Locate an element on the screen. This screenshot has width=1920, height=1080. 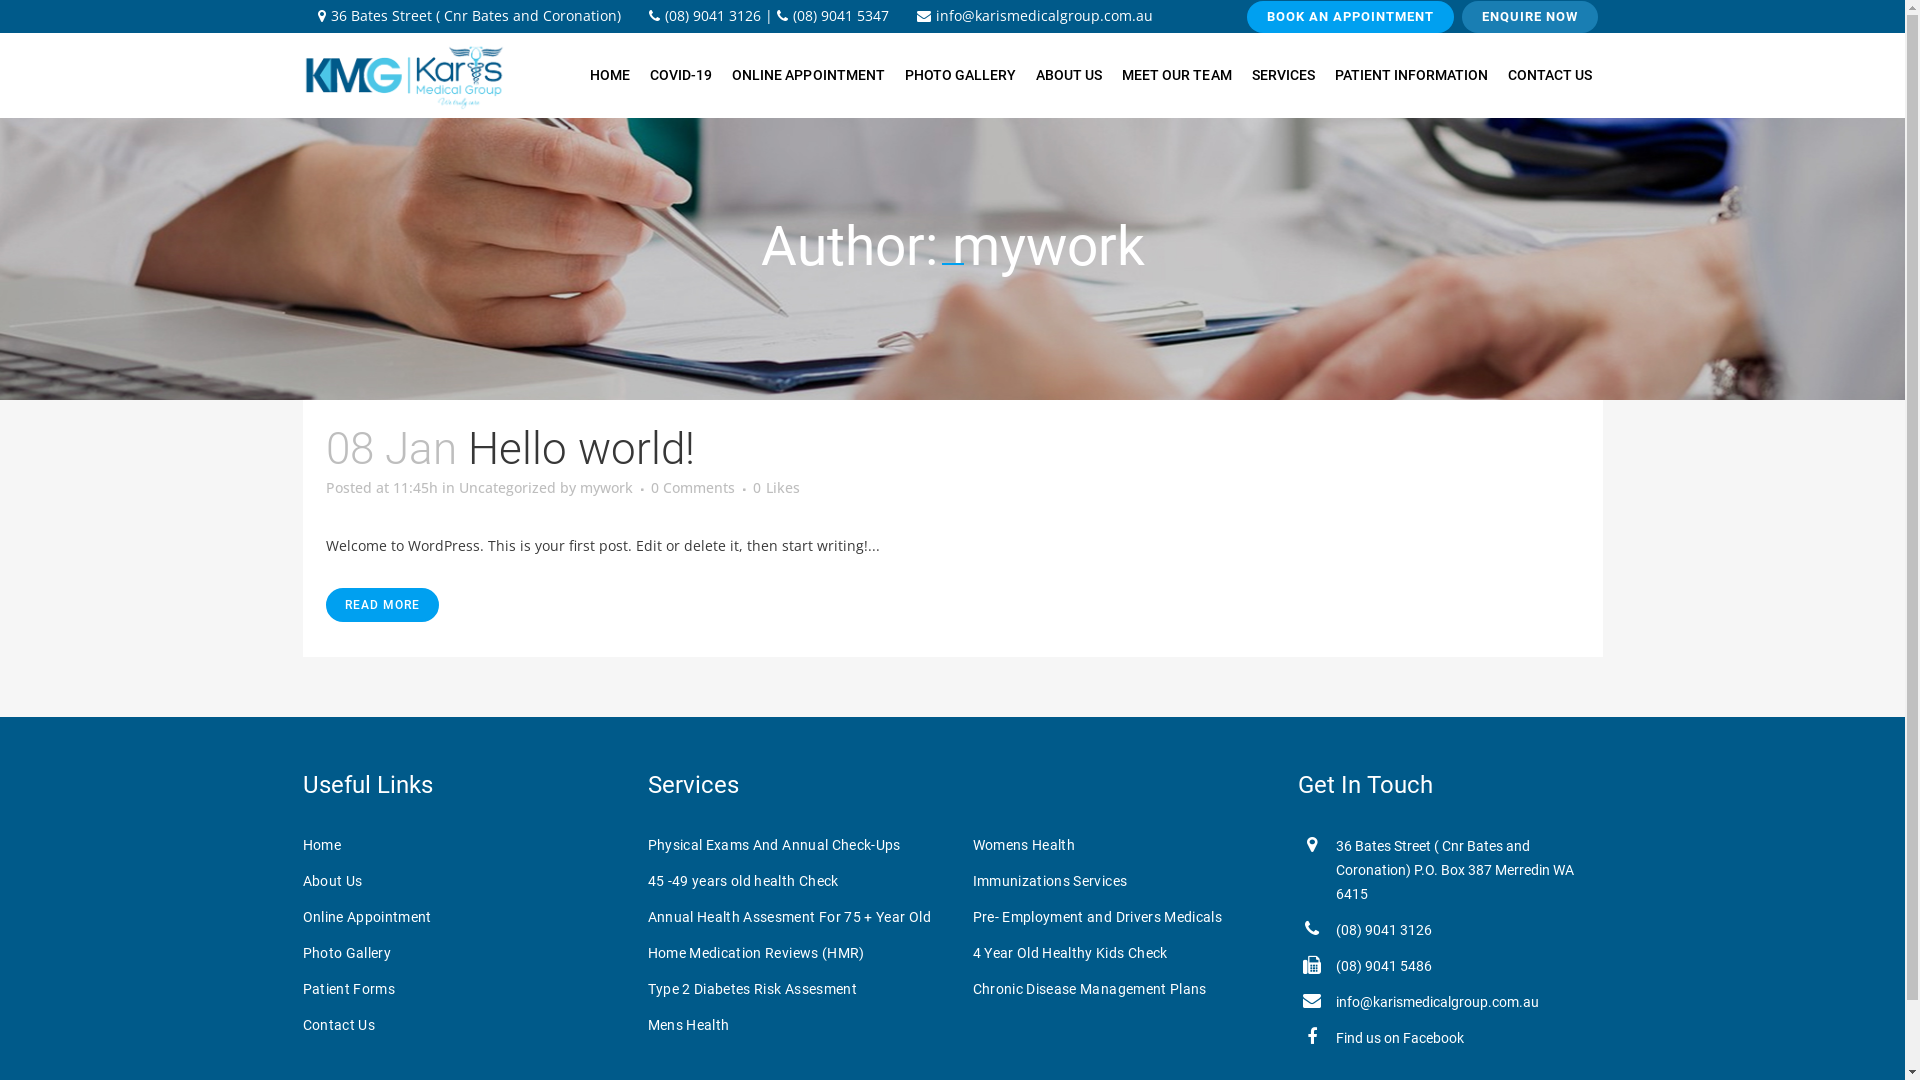
'0 Comments' is located at coordinates (691, 487).